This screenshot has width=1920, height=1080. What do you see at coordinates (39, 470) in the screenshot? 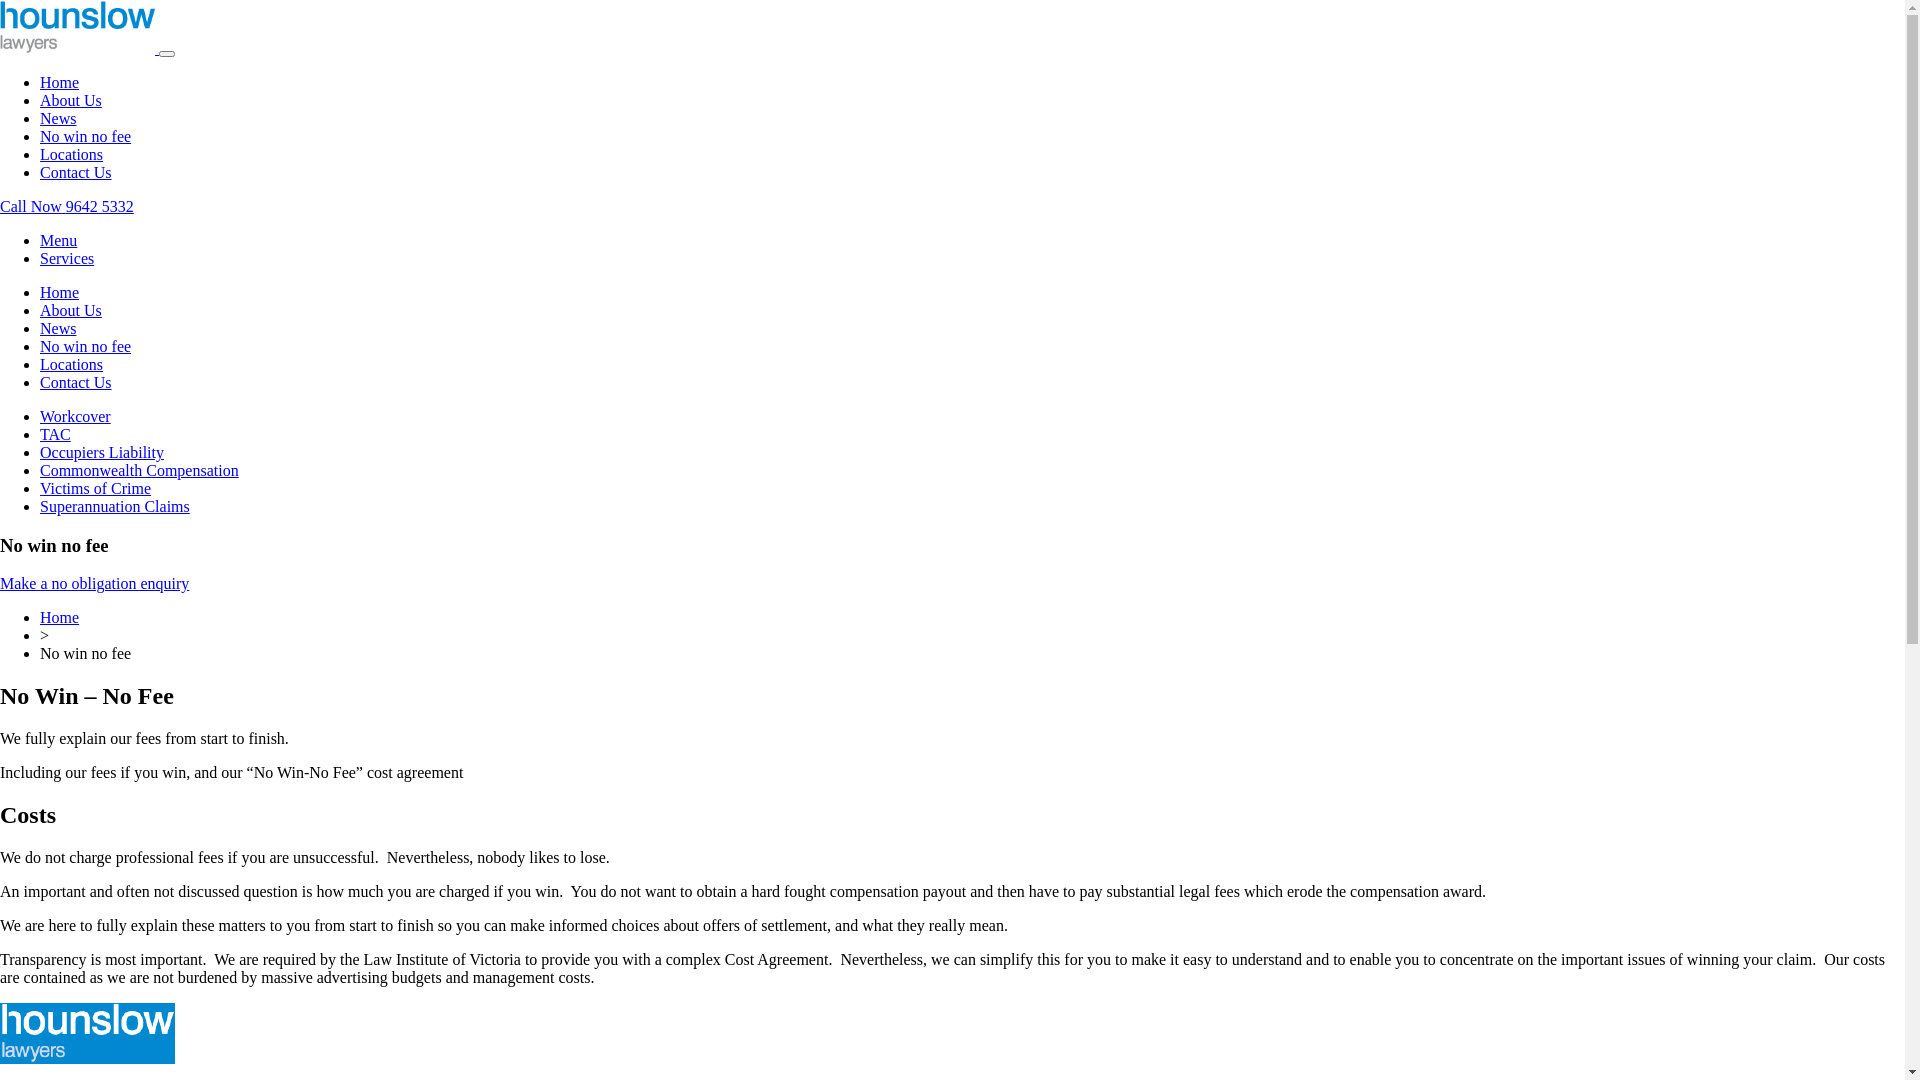
I see `'Commonwealth Compensation'` at bounding box center [39, 470].